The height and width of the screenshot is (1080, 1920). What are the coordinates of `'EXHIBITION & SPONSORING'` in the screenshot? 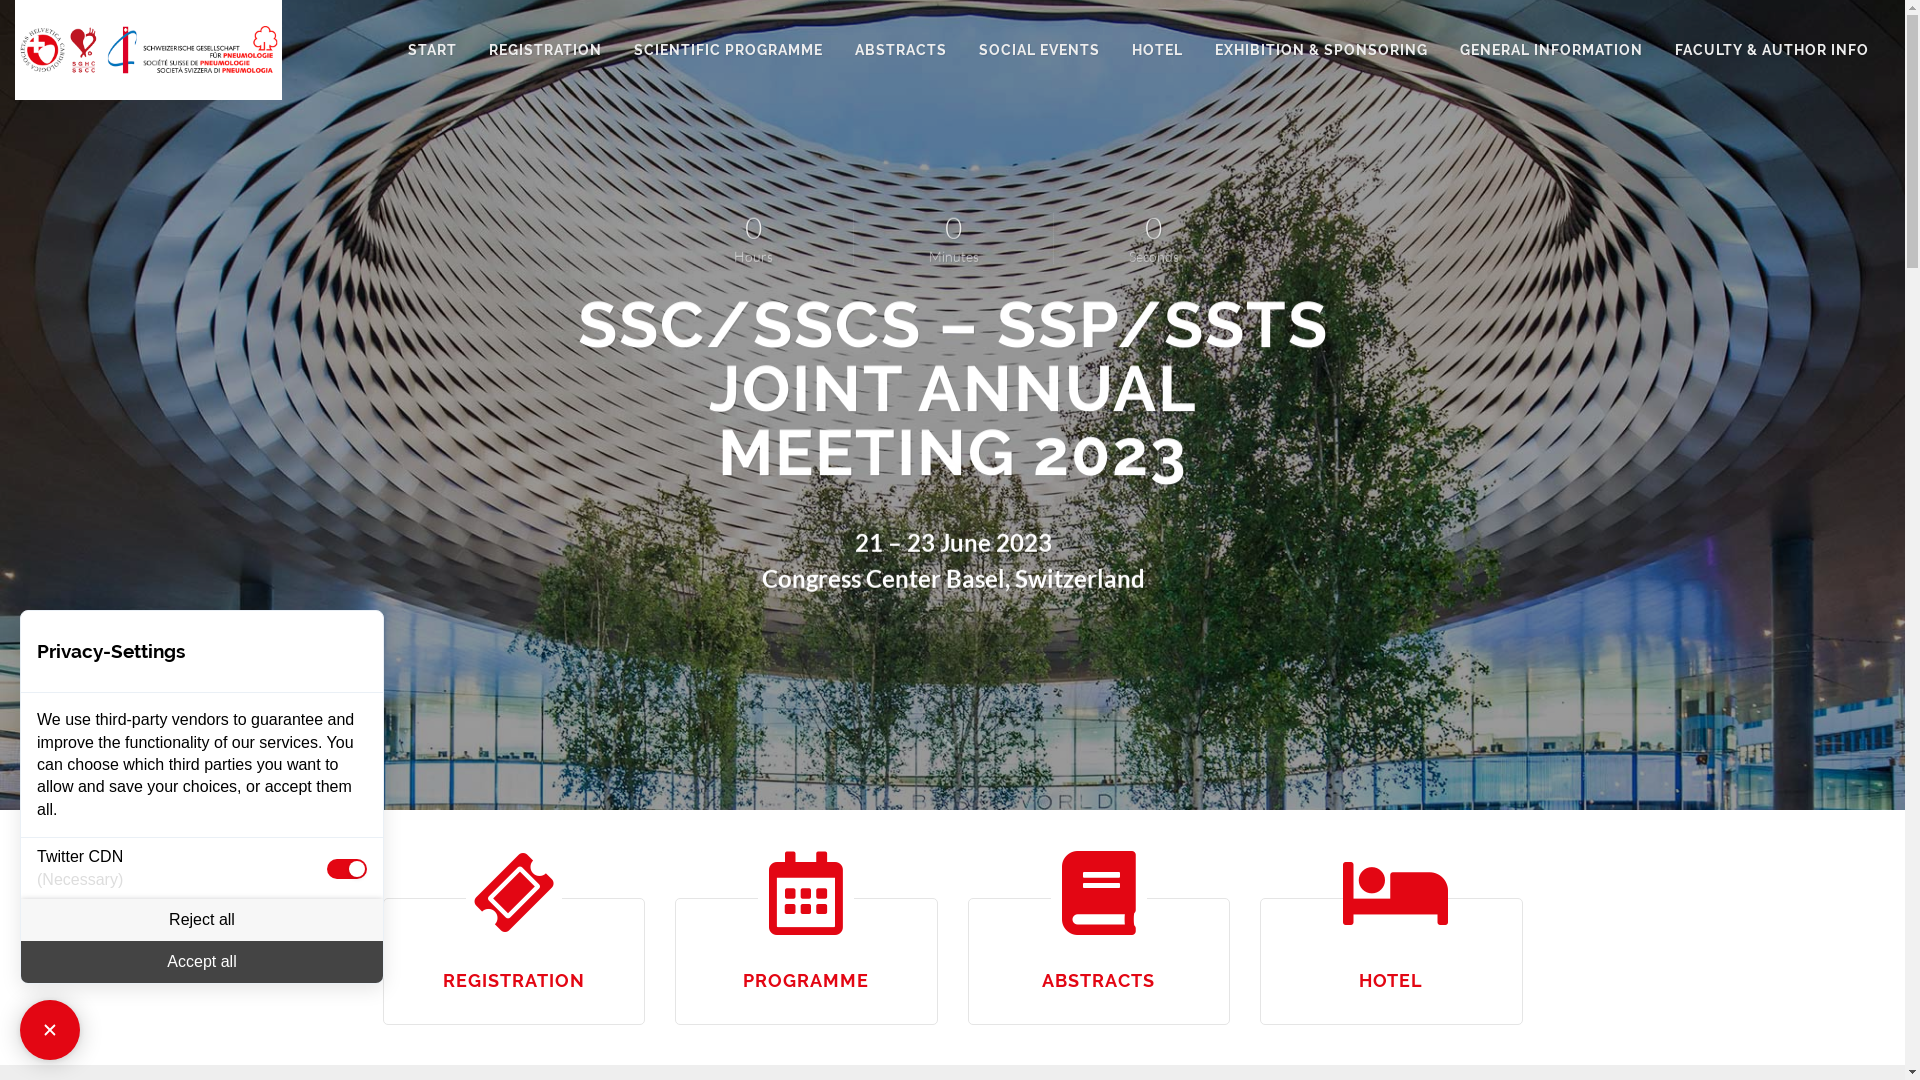 It's located at (1321, 49).